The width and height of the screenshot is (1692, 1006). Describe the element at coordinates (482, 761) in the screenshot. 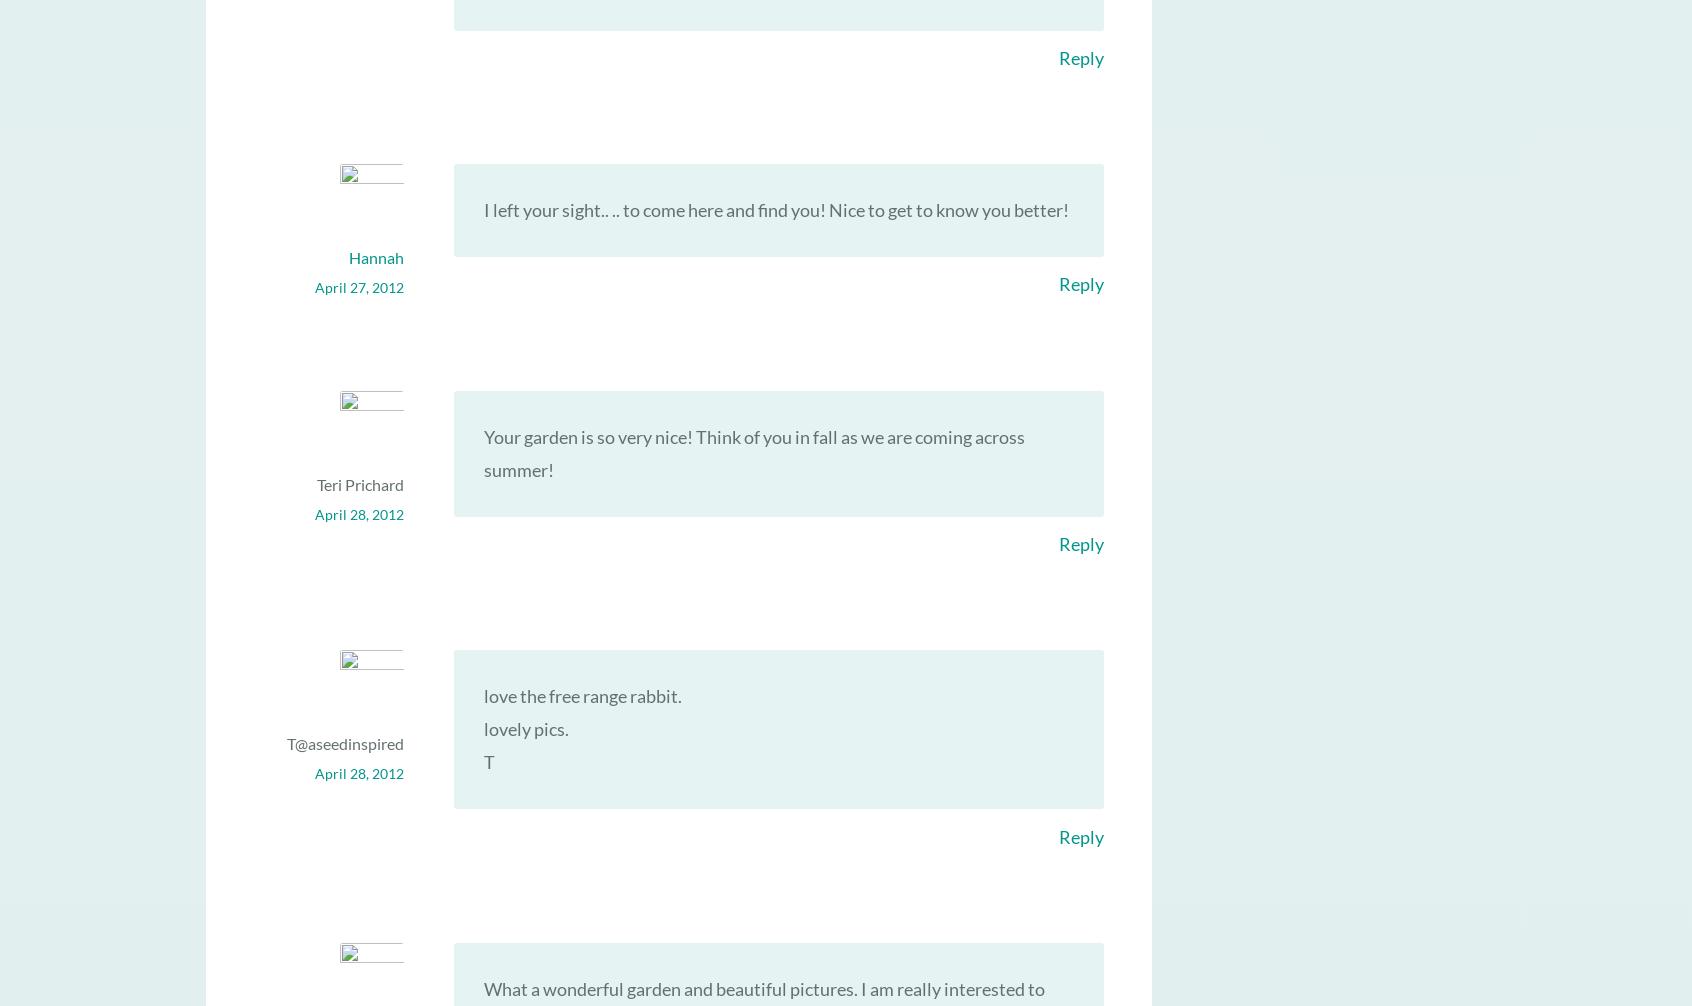

I see `'T'` at that location.